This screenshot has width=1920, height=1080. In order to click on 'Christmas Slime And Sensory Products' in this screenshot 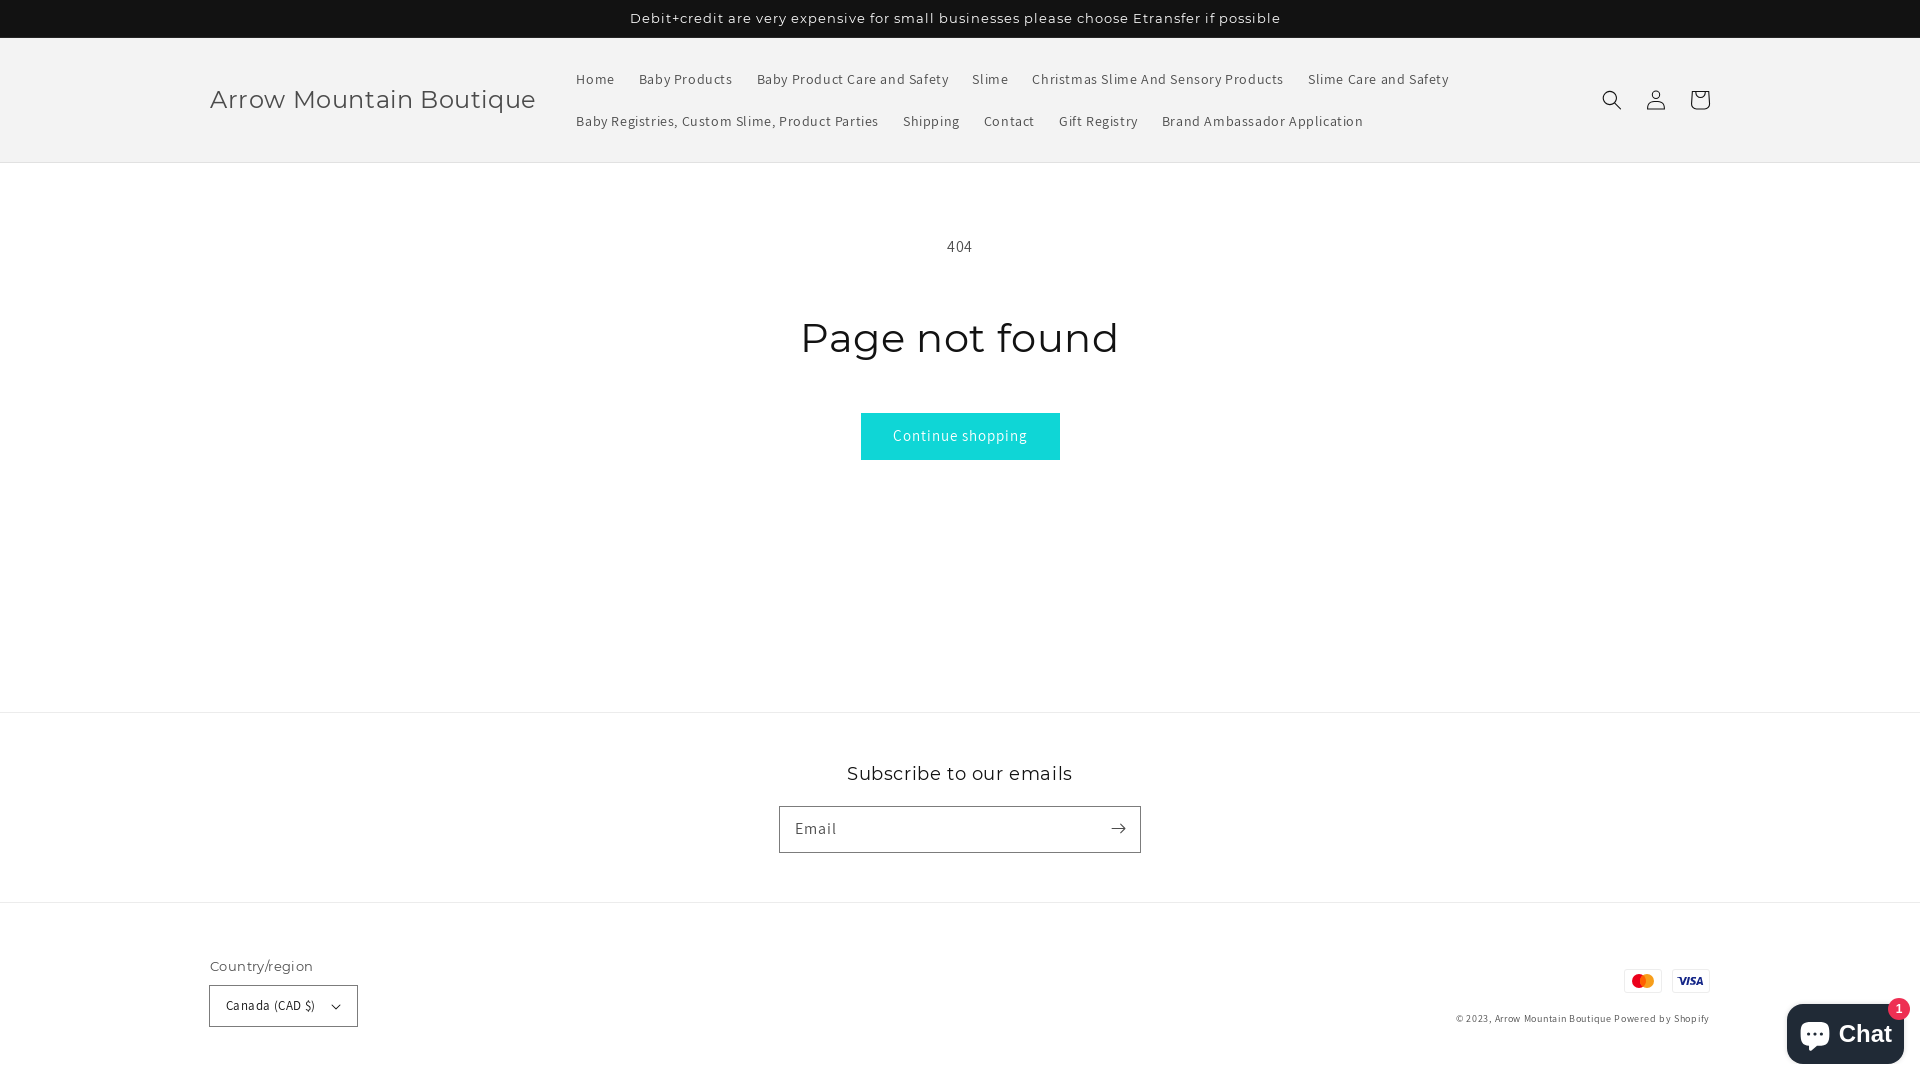, I will do `click(1157, 77)`.